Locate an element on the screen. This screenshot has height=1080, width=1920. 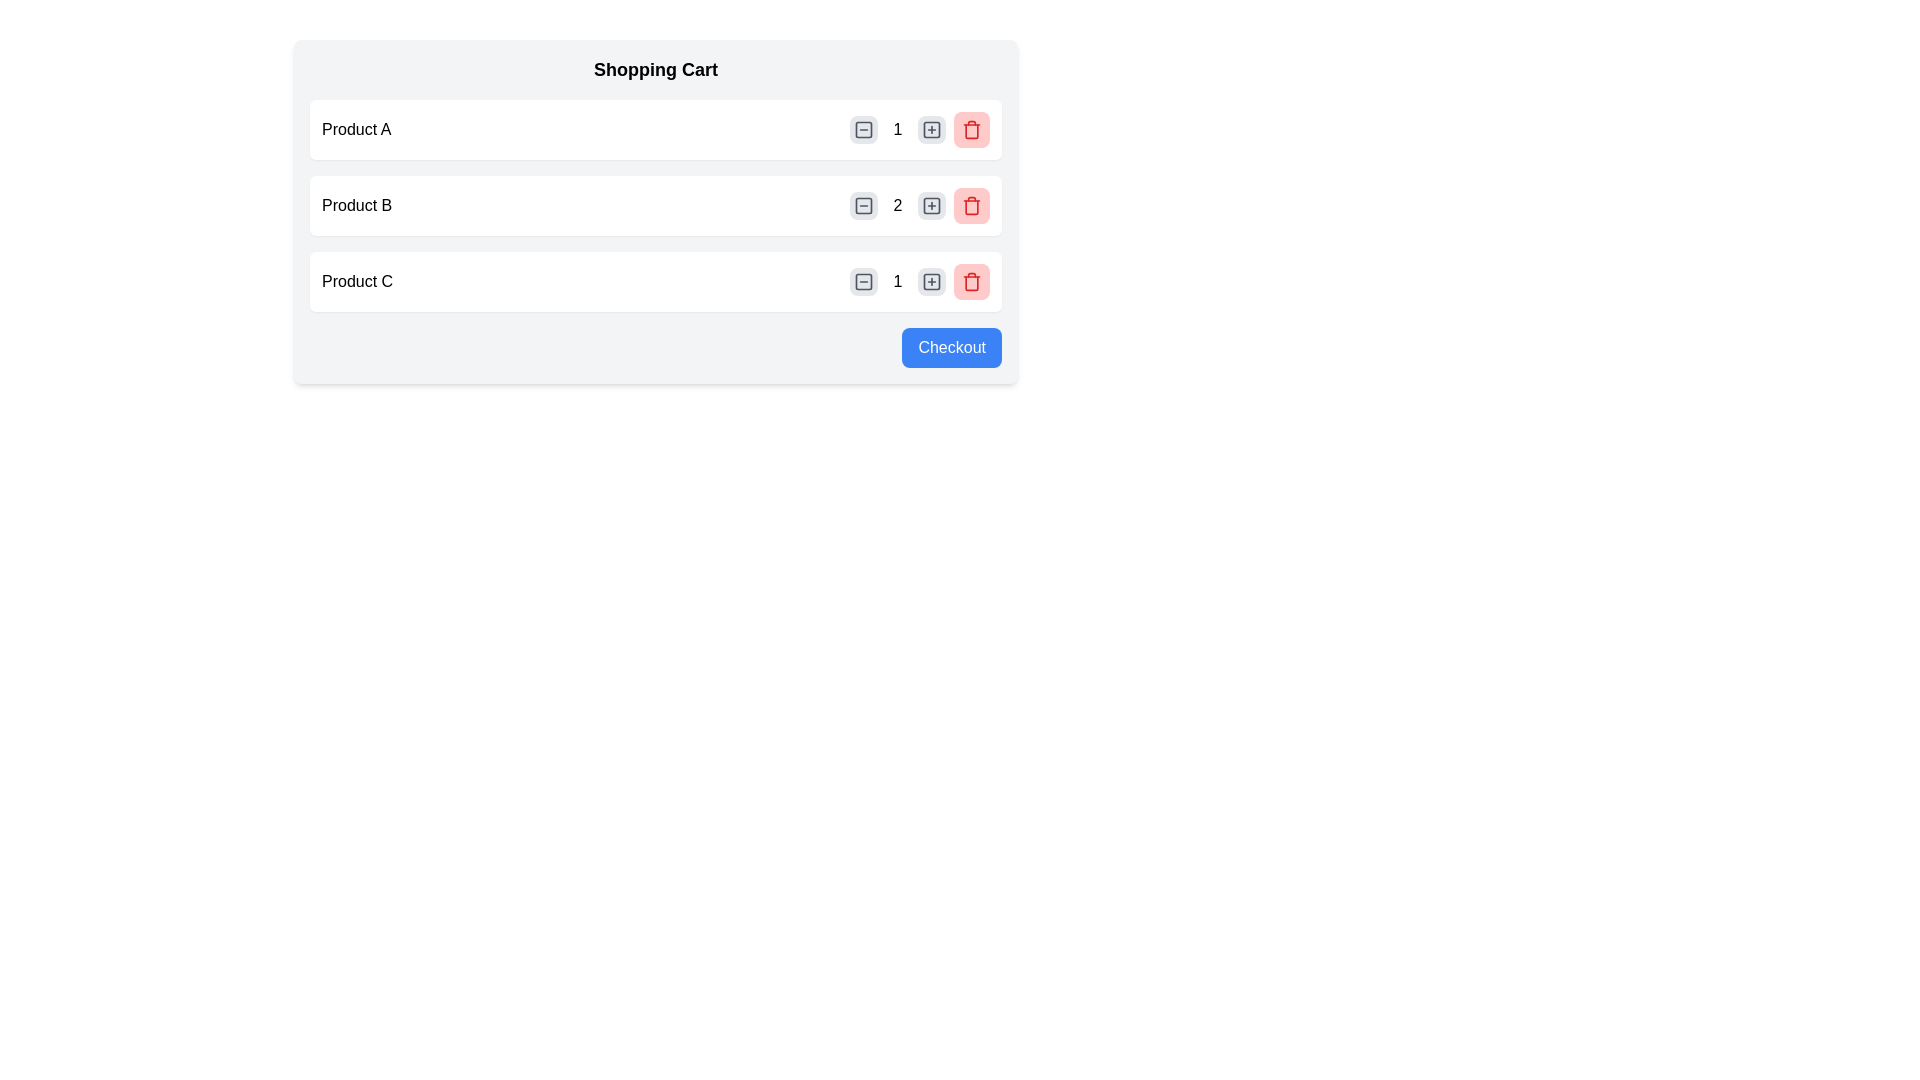
the minus button, which is a square with rounded corners and a gray outline, to decrement the quantity of 'Product A' is located at coordinates (864, 130).